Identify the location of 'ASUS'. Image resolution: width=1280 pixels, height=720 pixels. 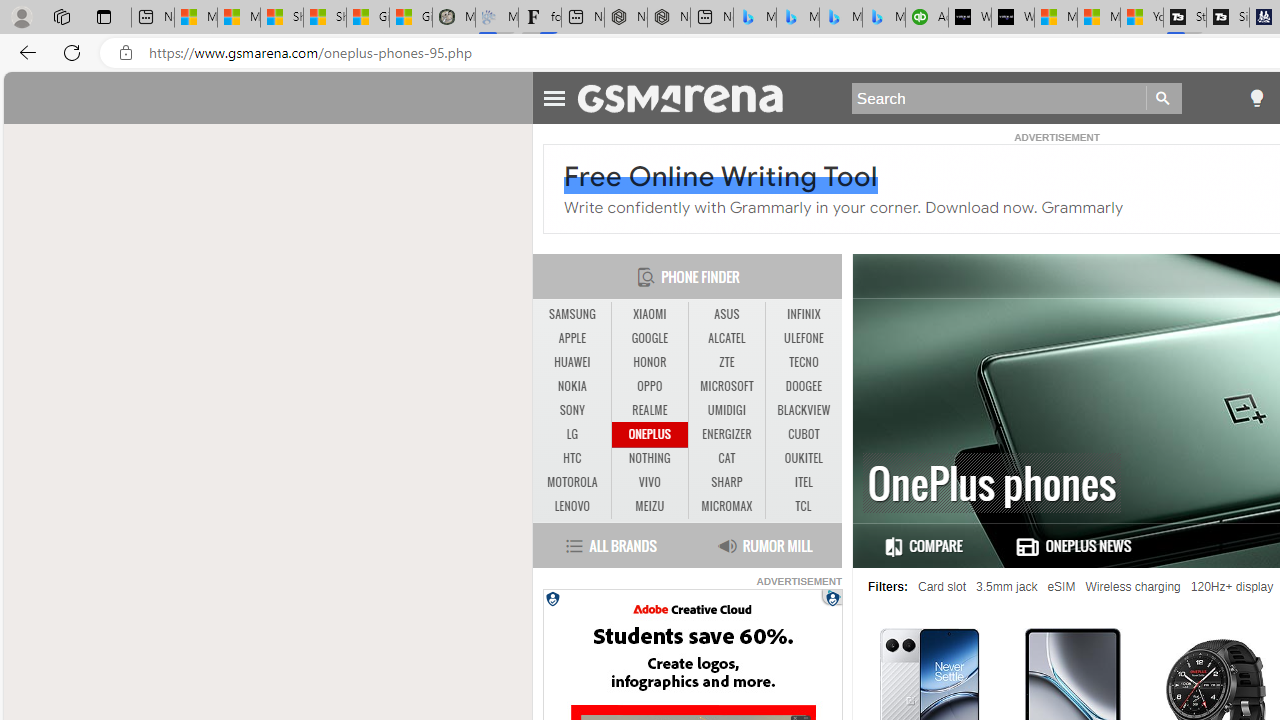
(726, 314).